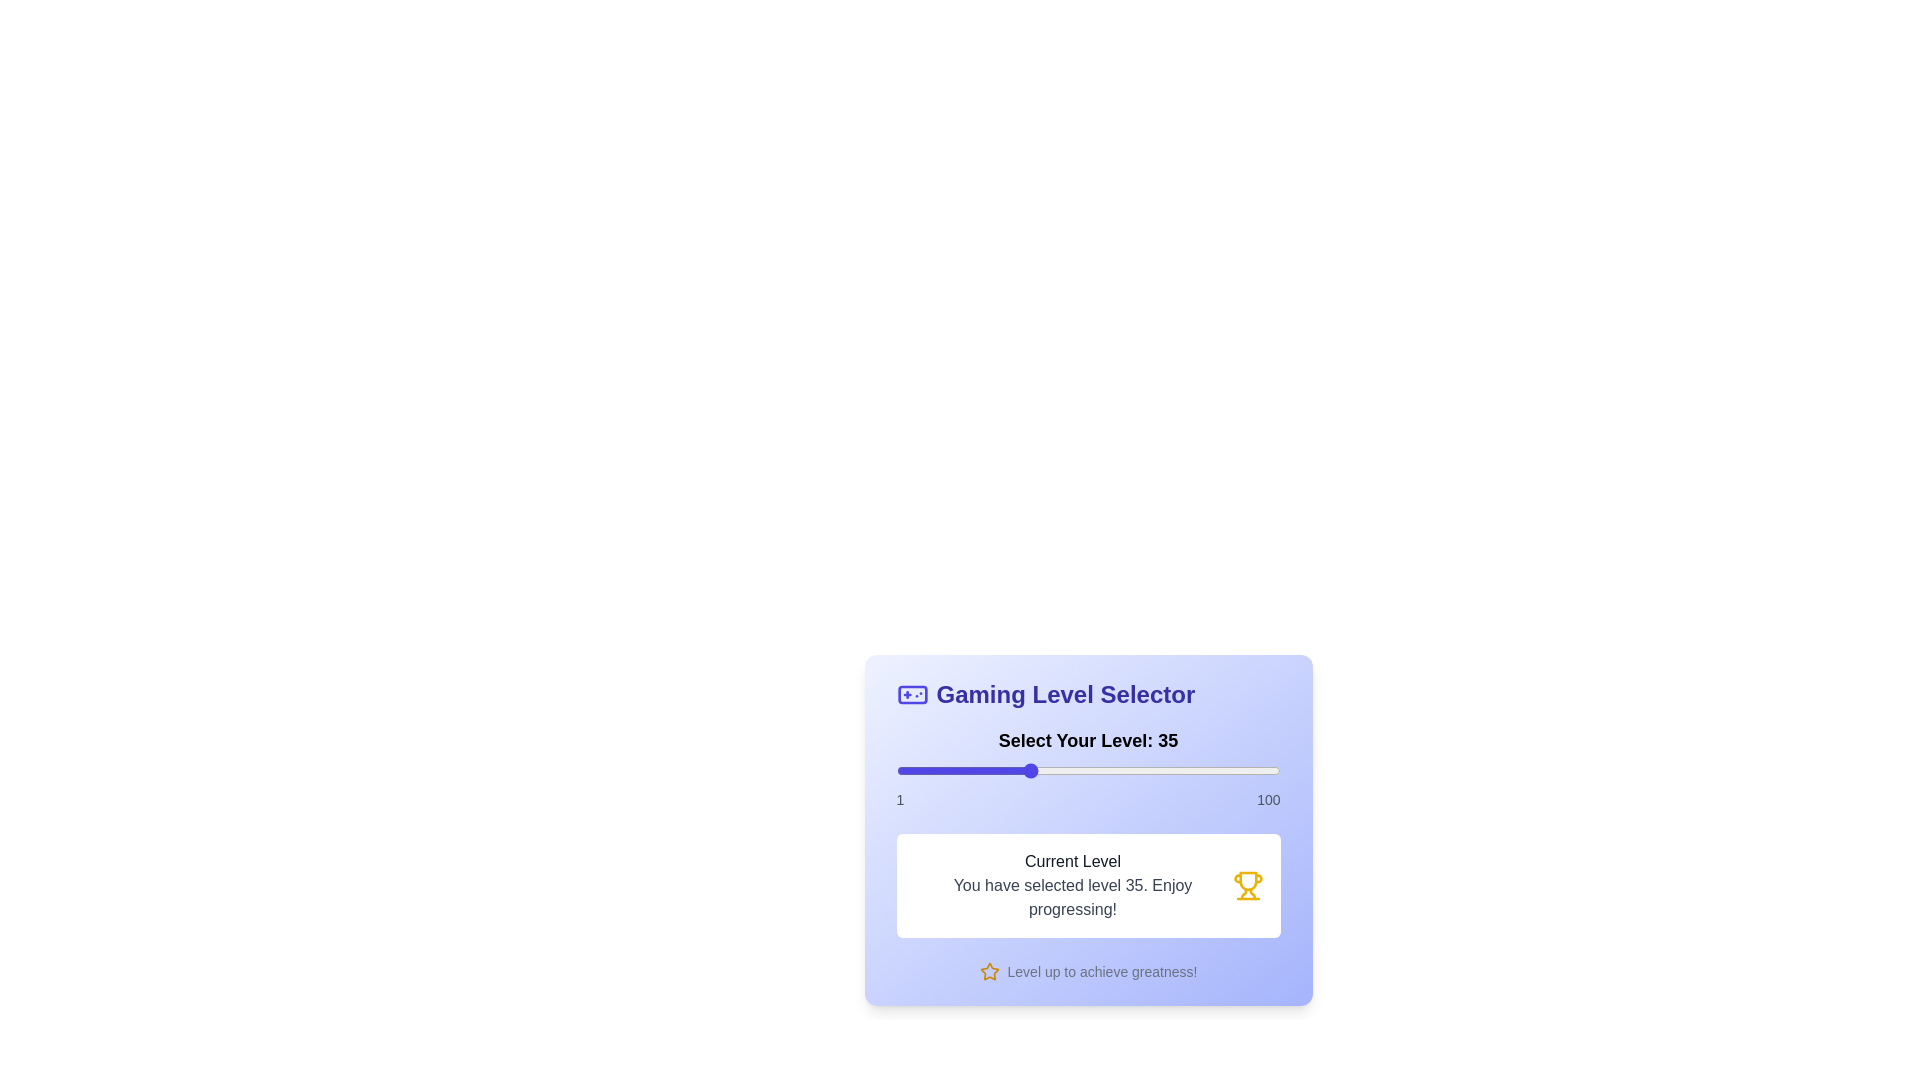 This screenshot has width=1920, height=1080. What do you see at coordinates (1199, 770) in the screenshot?
I see `the level` at bounding box center [1199, 770].